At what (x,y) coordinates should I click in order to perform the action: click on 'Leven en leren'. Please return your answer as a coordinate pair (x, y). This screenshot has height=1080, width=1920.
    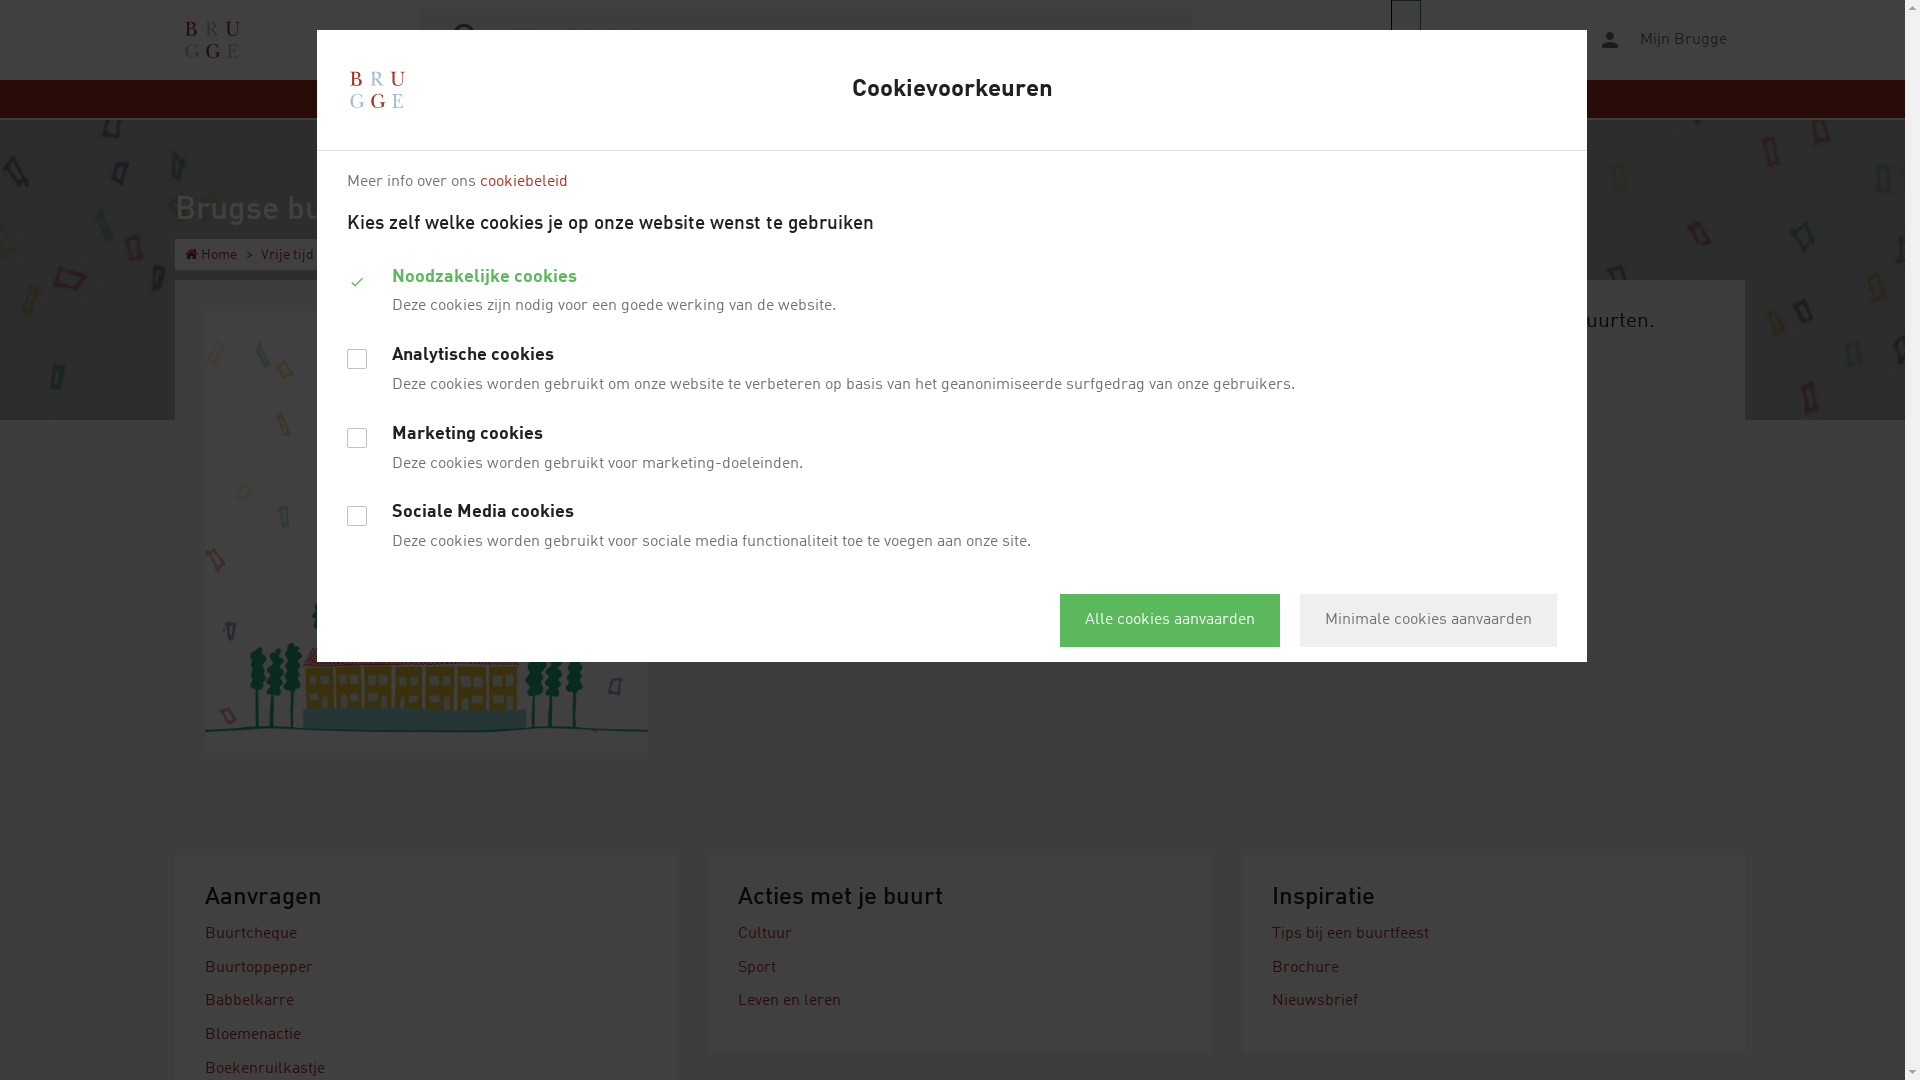
    Looking at the image, I should click on (788, 1001).